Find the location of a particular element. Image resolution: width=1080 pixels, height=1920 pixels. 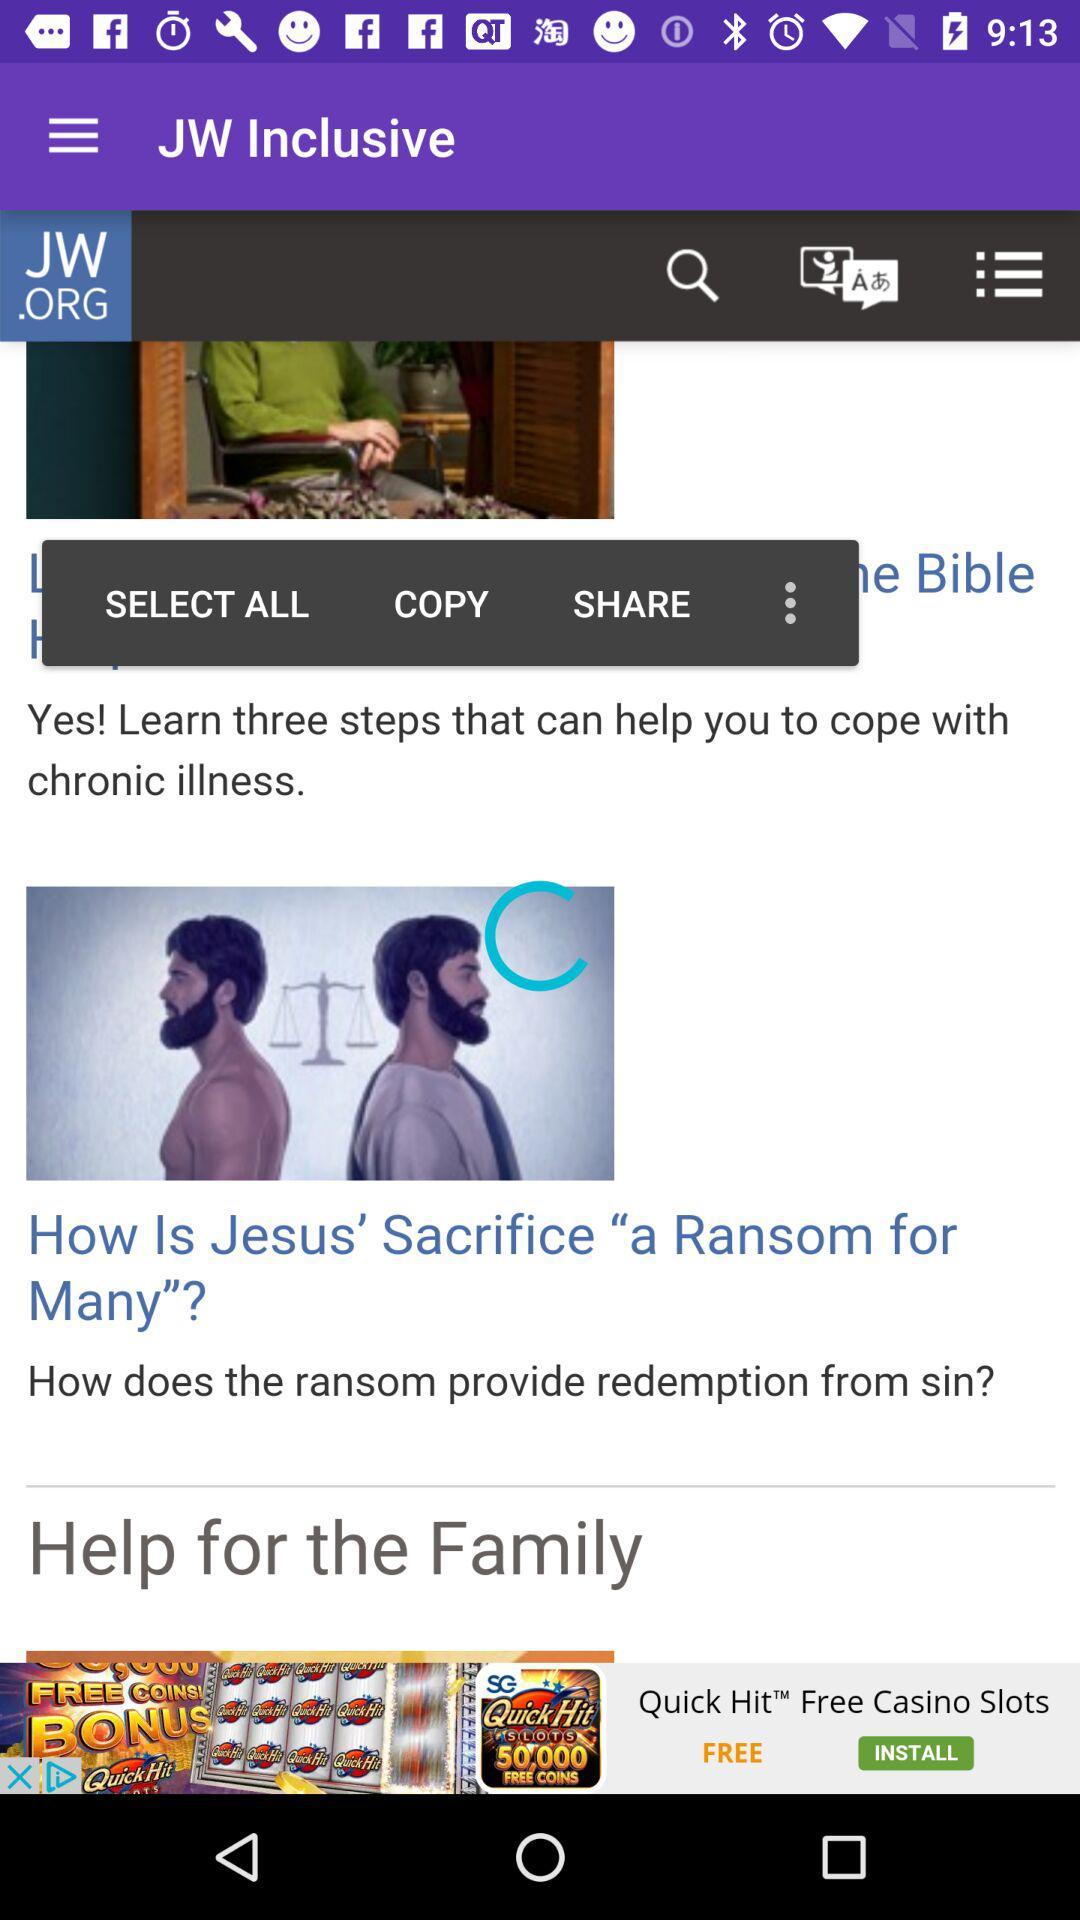

redirects you to offer page is located at coordinates (540, 1727).